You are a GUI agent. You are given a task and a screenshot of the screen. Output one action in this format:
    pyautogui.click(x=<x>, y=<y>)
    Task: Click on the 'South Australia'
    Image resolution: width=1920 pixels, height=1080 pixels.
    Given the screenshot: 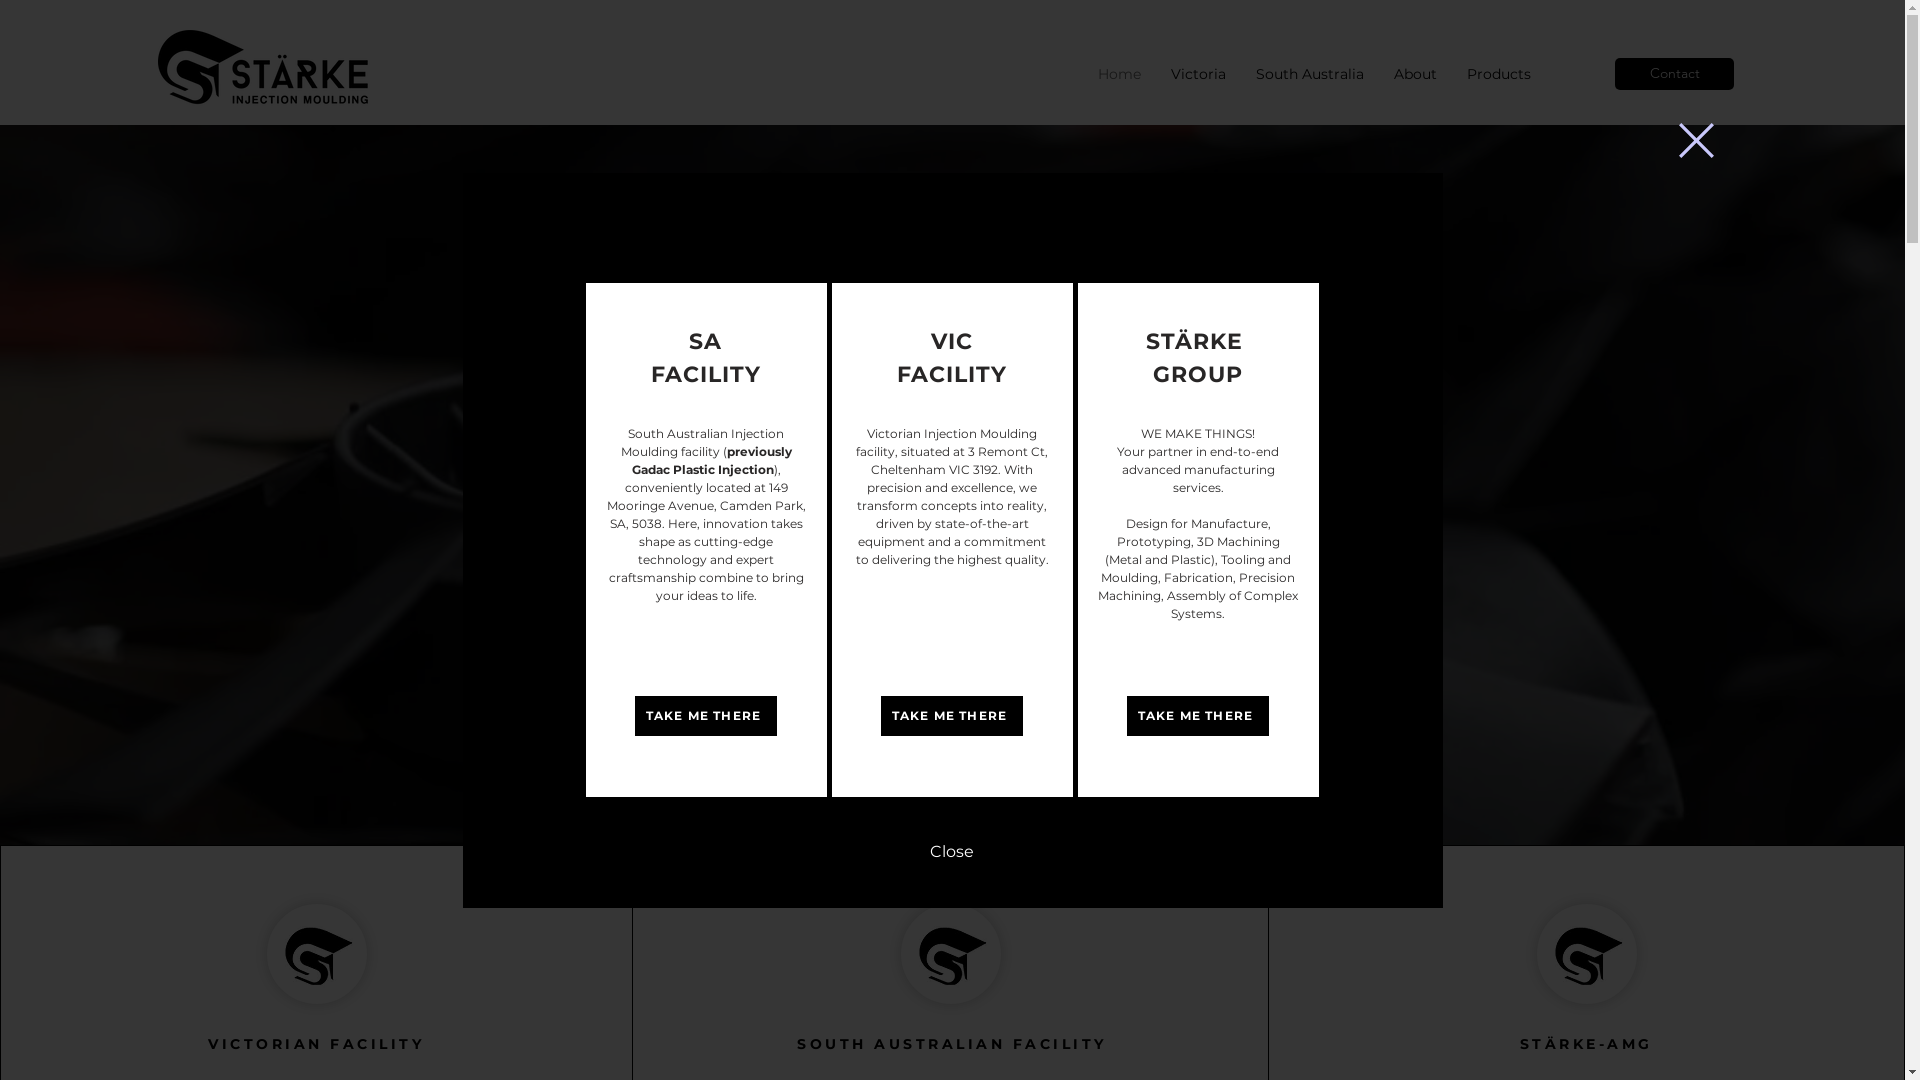 What is the action you would take?
    pyautogui.click(x=1310, y=72)
    